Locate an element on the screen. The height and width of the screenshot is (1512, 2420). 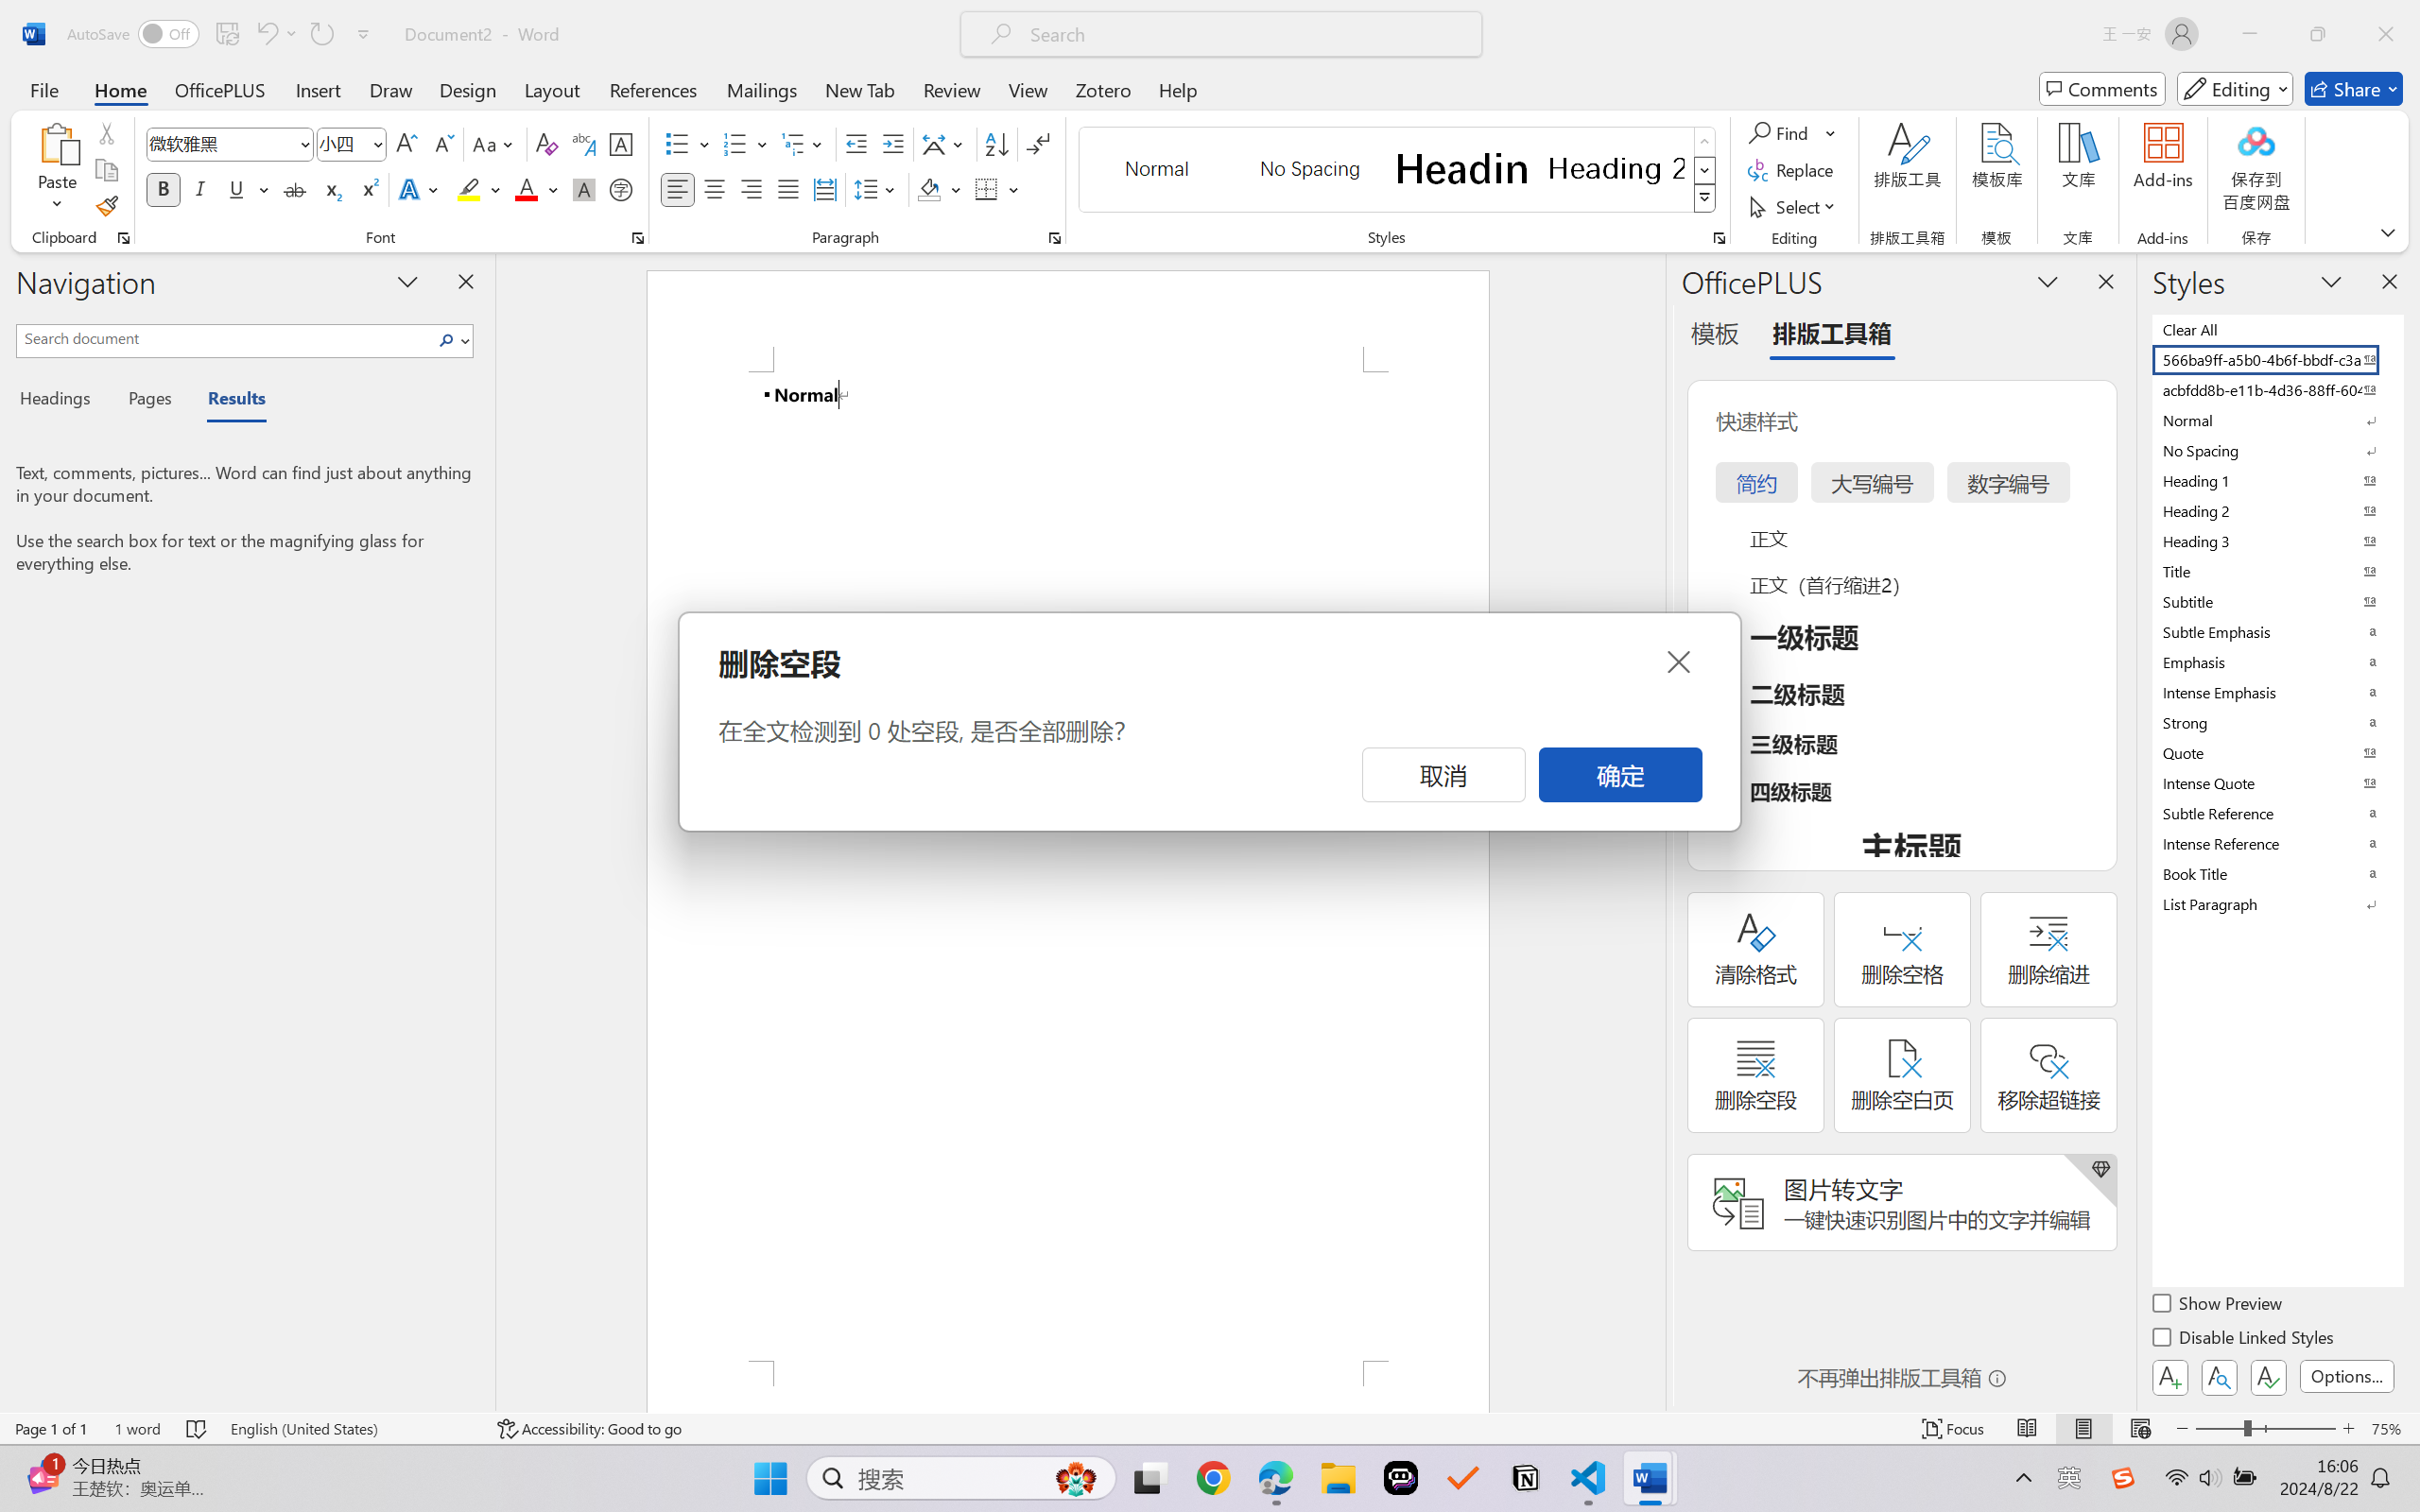
'Minimize' is located at coordinates (2250, 33).